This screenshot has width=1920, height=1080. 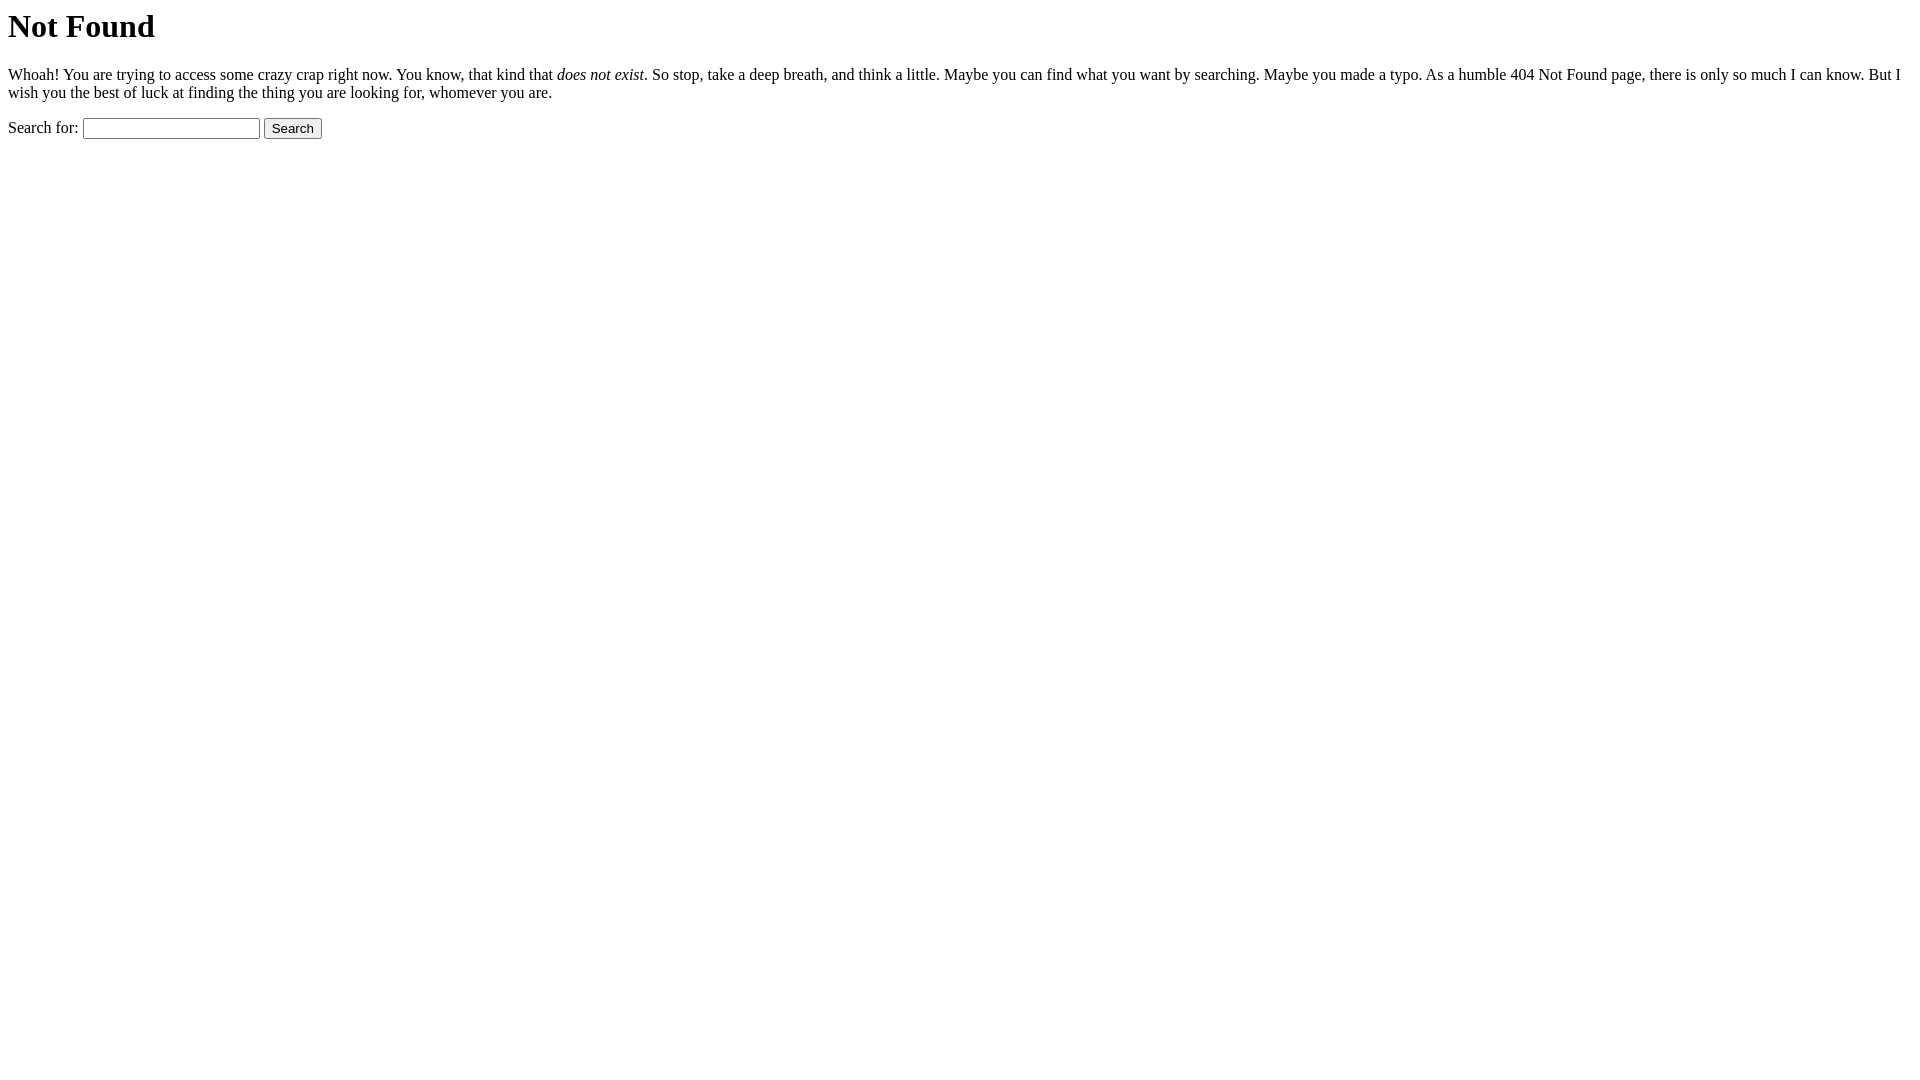 I want to click on 'Search', so click(x=291, y=128).